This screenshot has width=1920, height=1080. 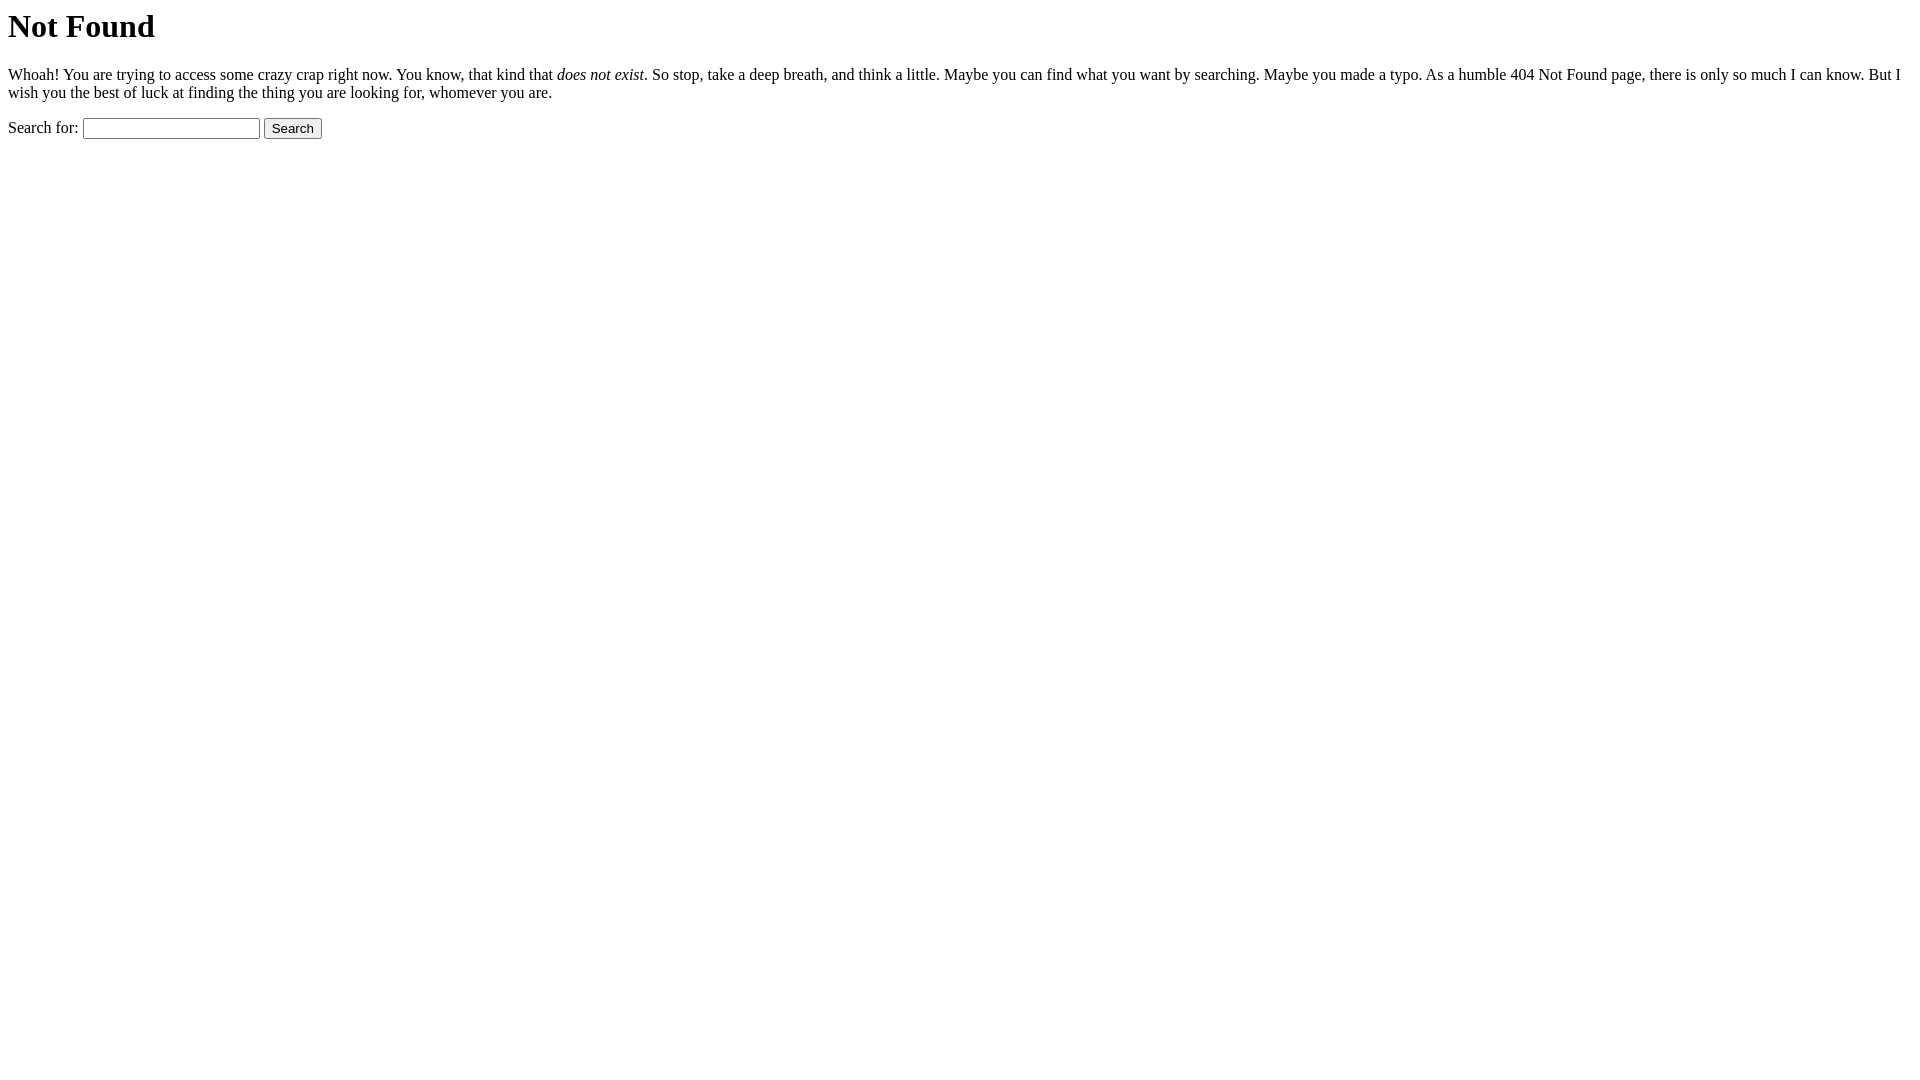 I want to click on 'Search', so click(x=291, y=128).